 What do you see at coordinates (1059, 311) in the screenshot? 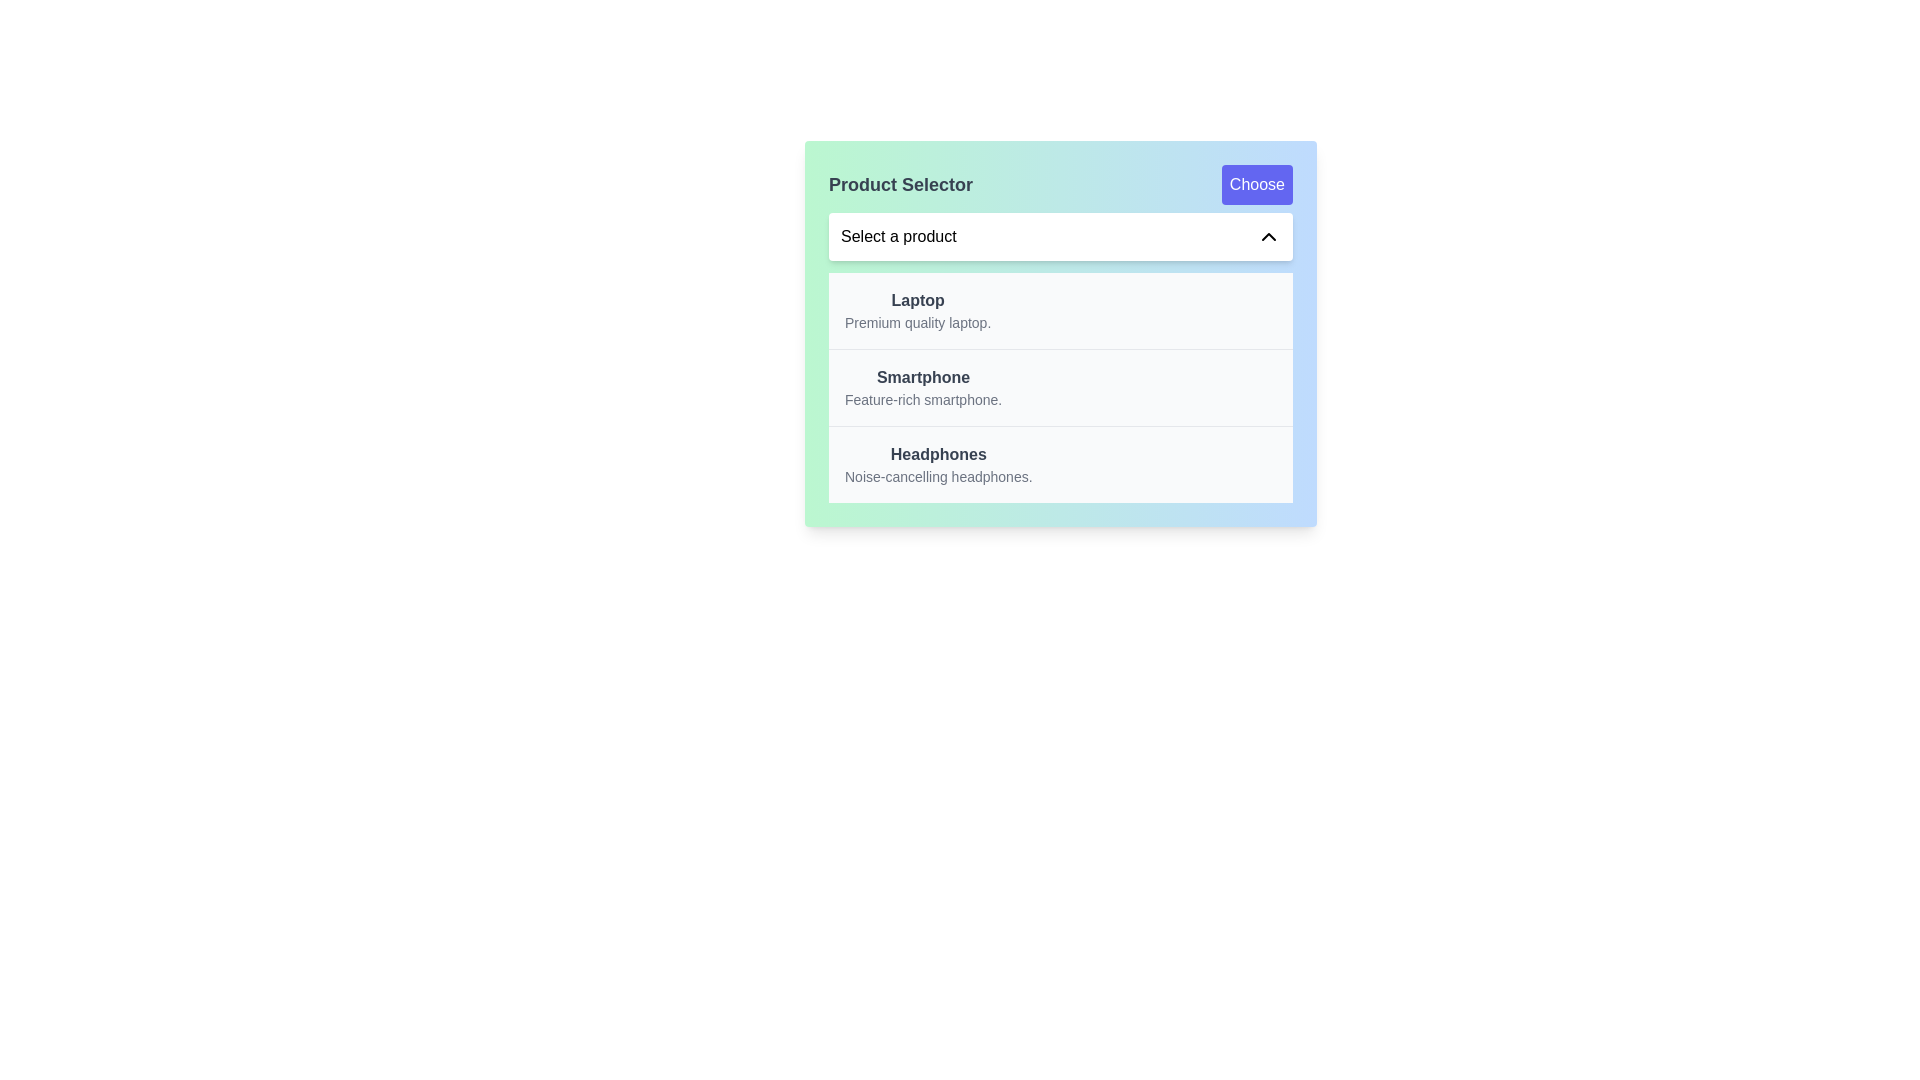
I see `the first selectable list item that displays 'Laptop' in bold dark gray with the description 'Premium quality laptop.' below it` at bounding box center [1059, 311].